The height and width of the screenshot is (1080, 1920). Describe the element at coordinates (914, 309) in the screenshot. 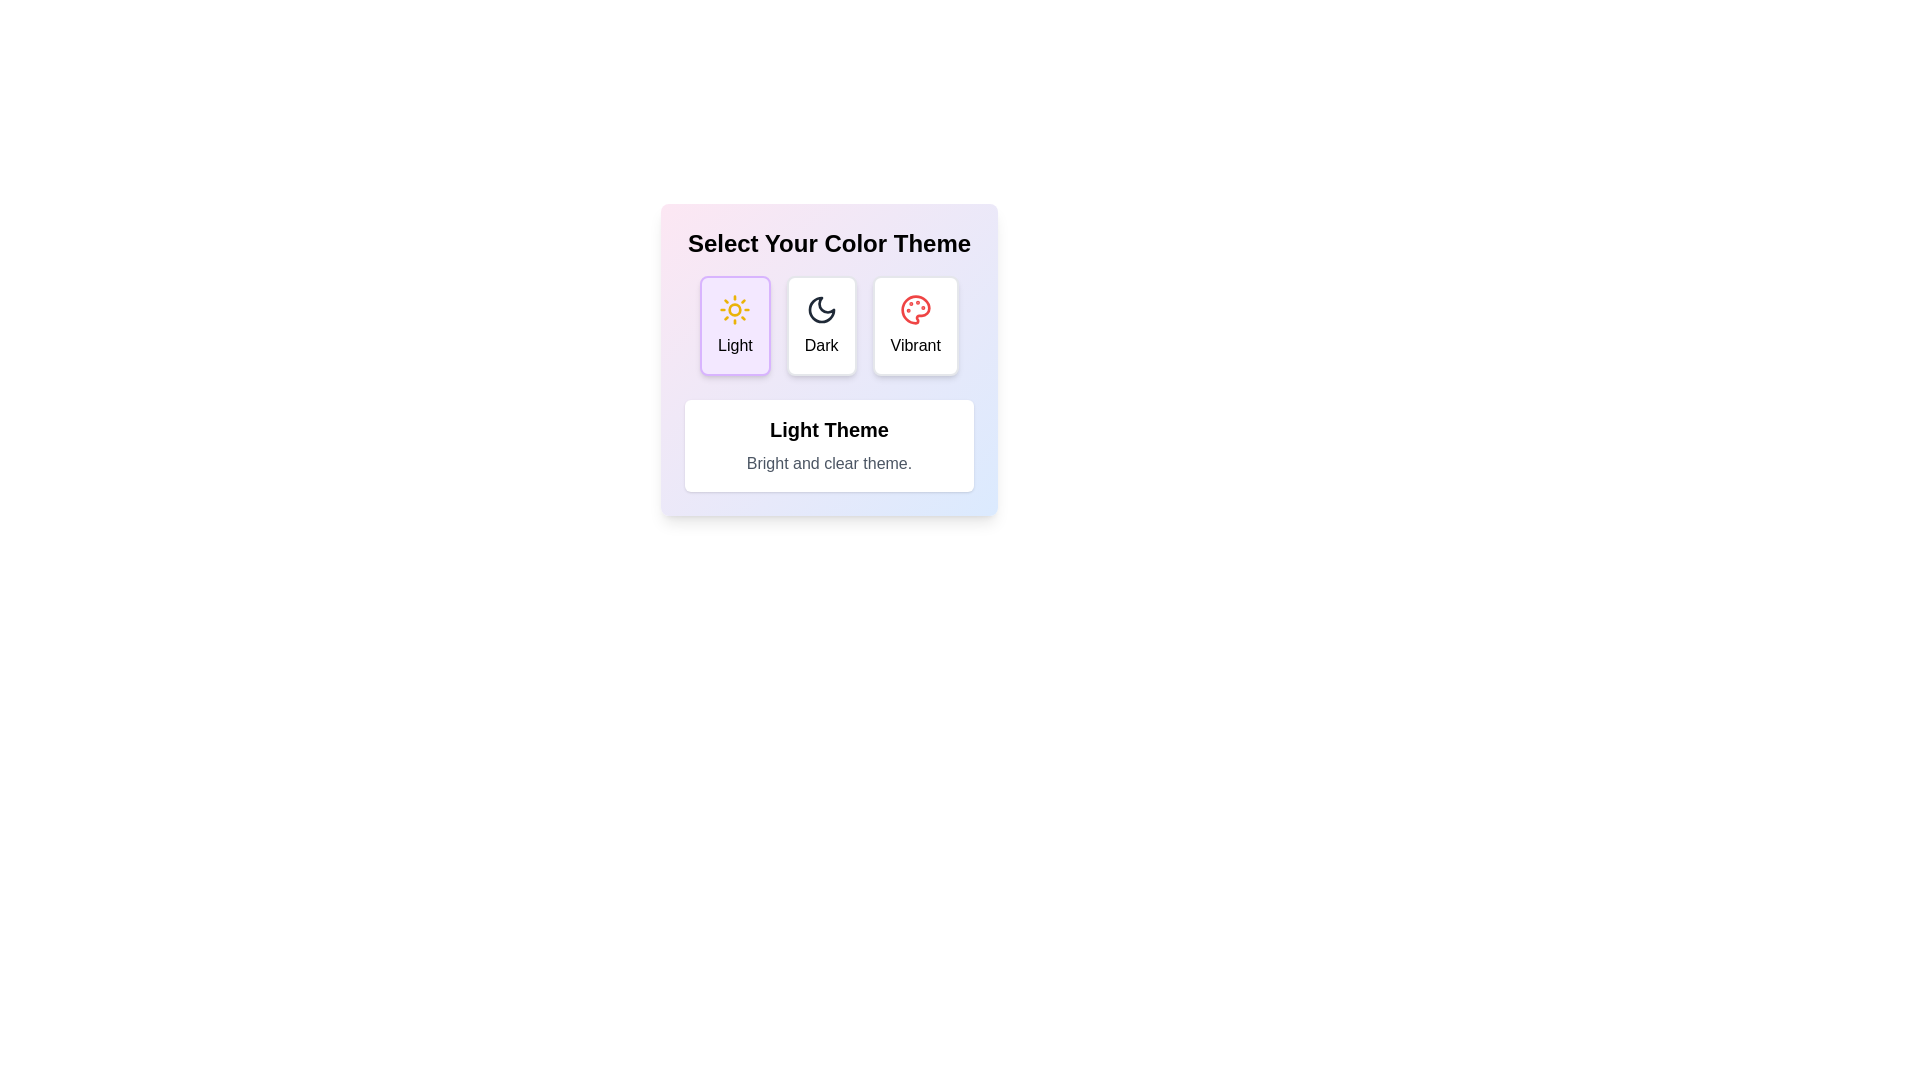

I see `the 'Vibrant' theme icon located in the top half of the rightmost color-themed card` at that location.